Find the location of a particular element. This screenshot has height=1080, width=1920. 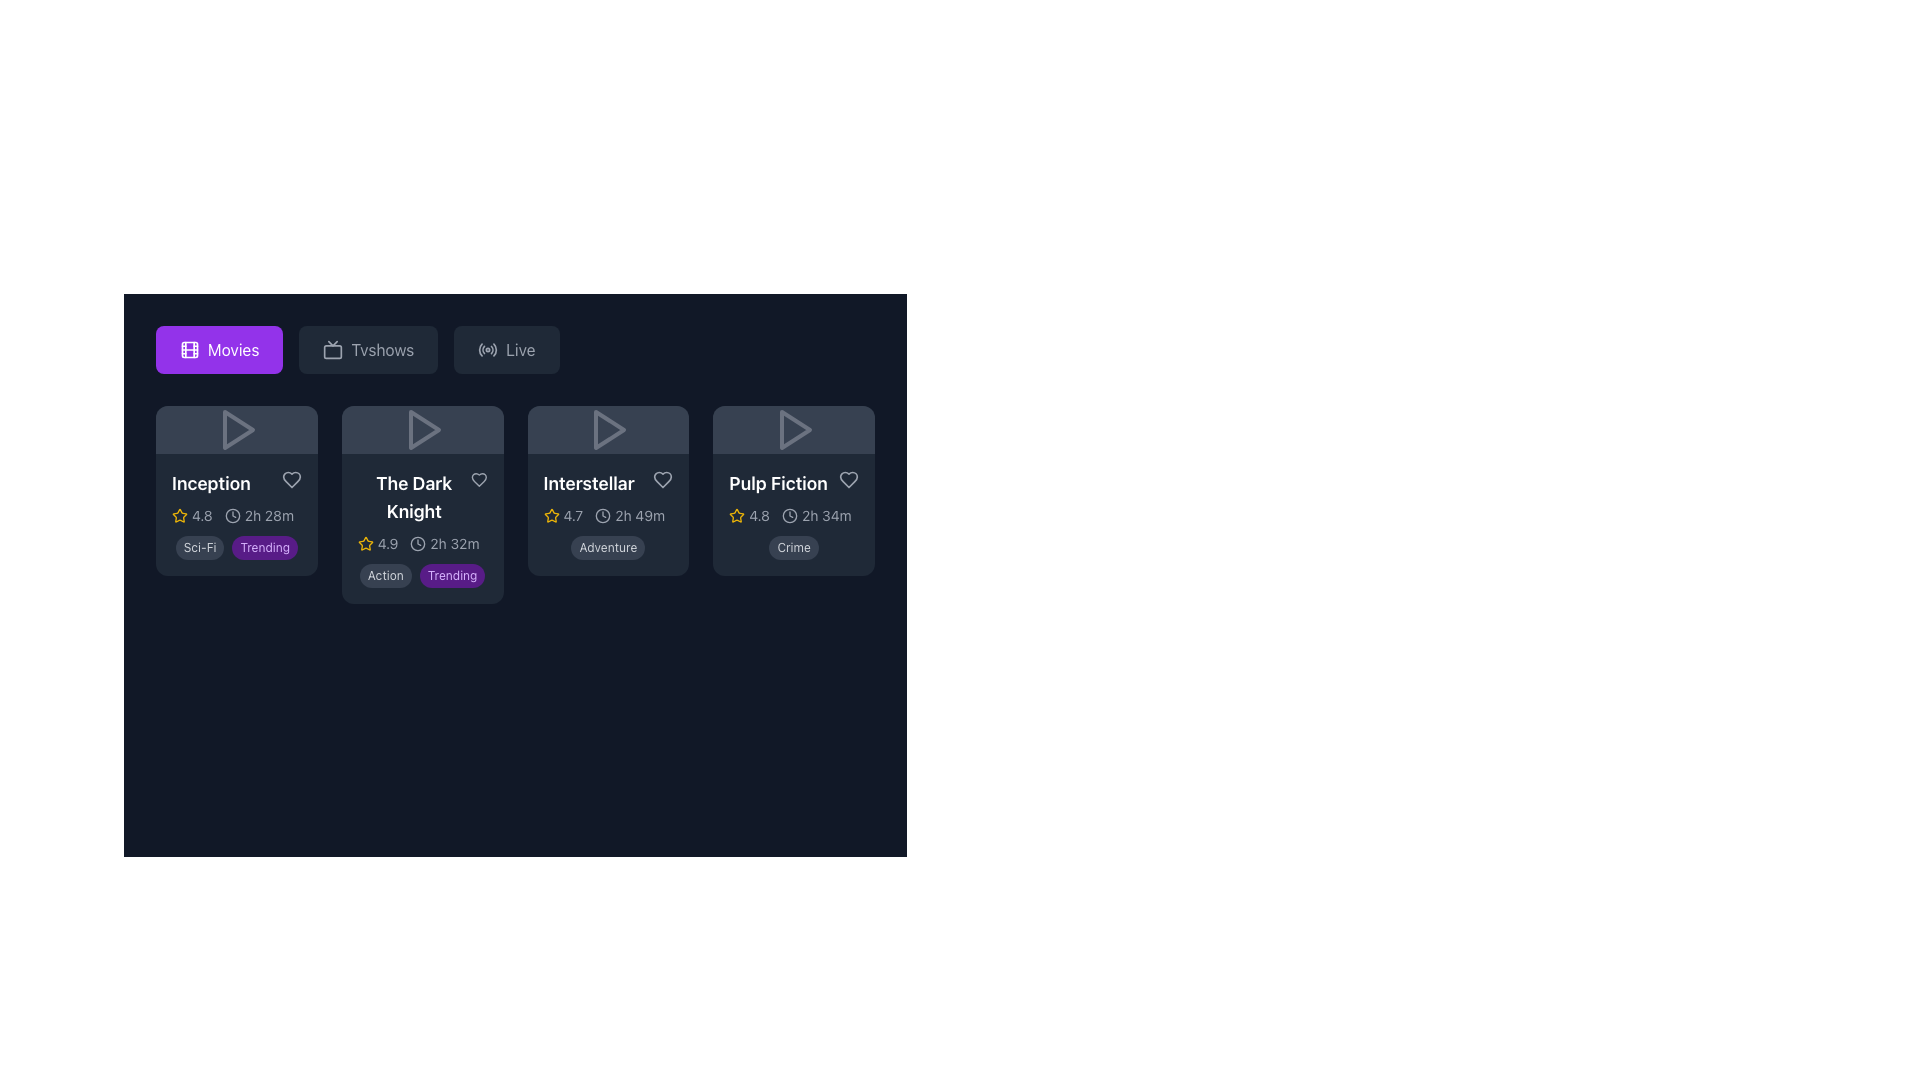

the 'Tvshows' text label in the navigation bar is located at coordinates (382, 349).